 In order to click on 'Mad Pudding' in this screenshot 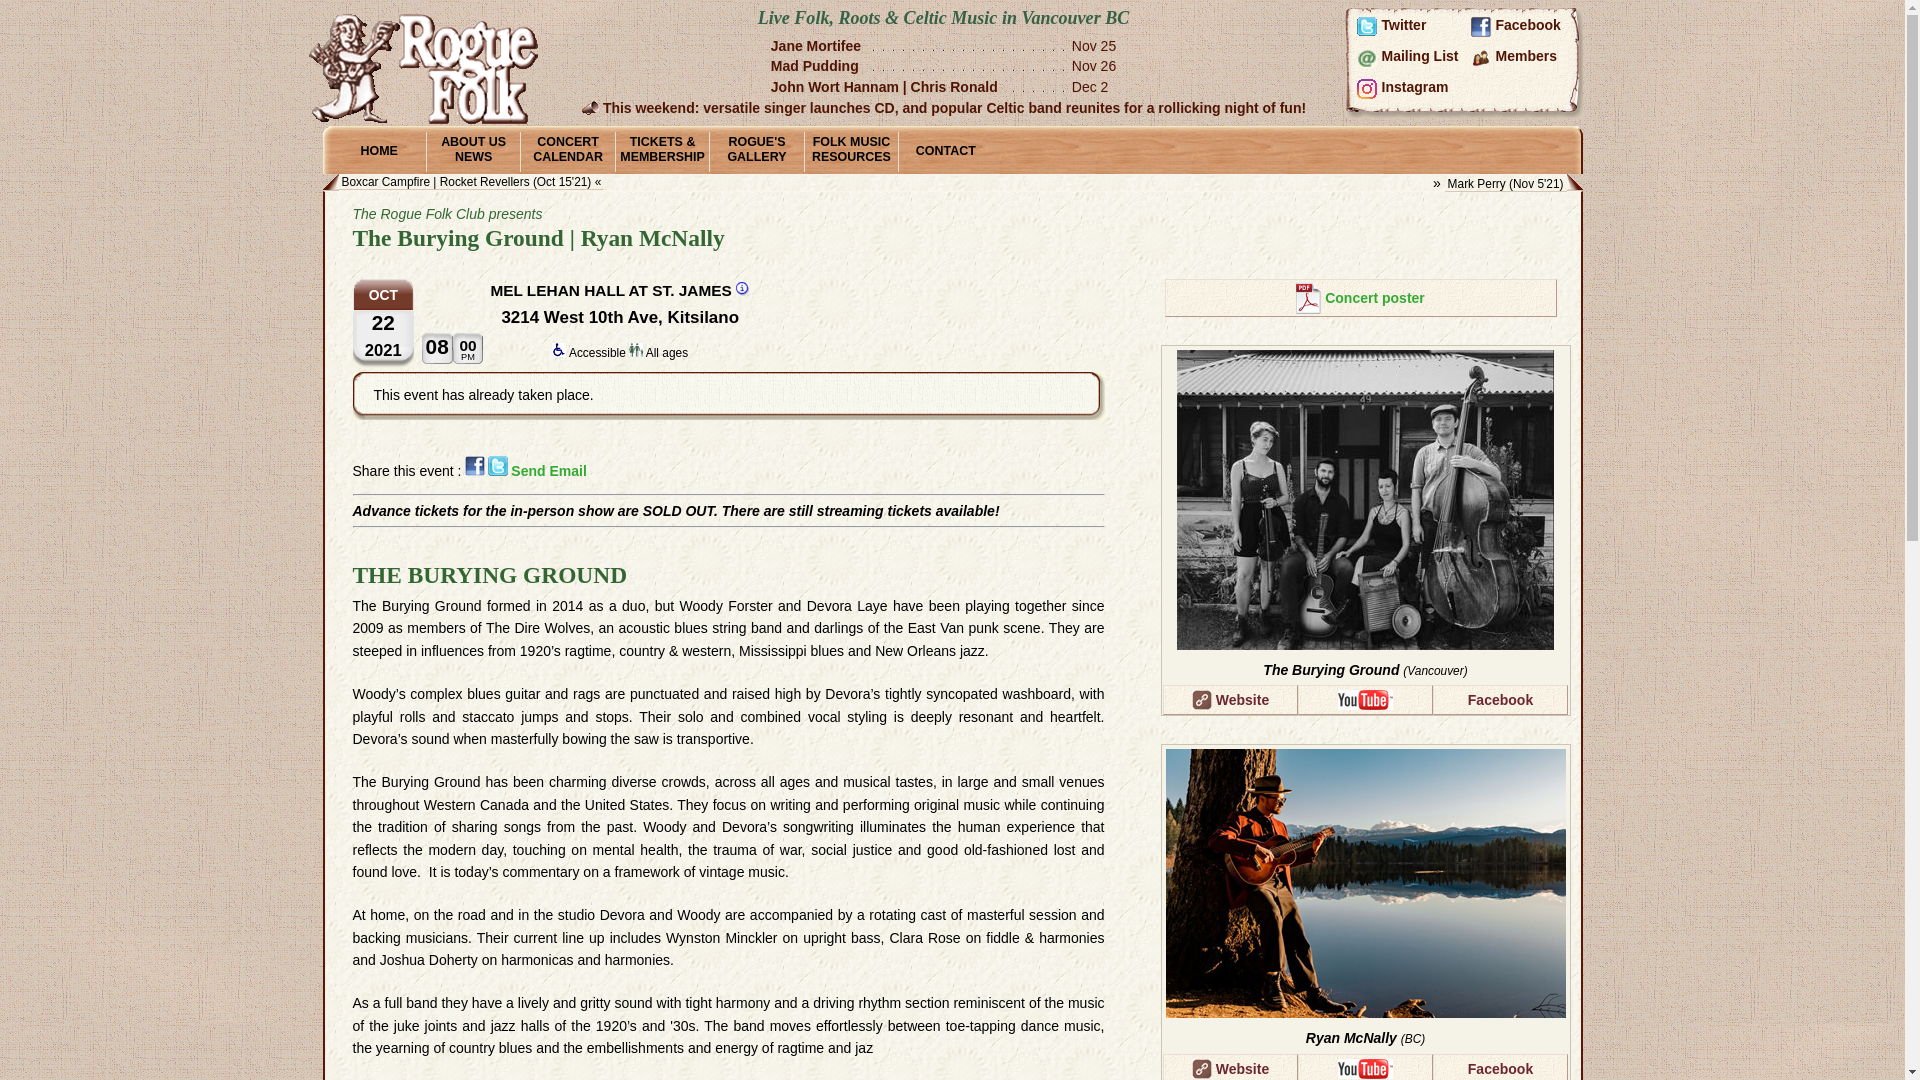, I will do `click(818, 64)`.